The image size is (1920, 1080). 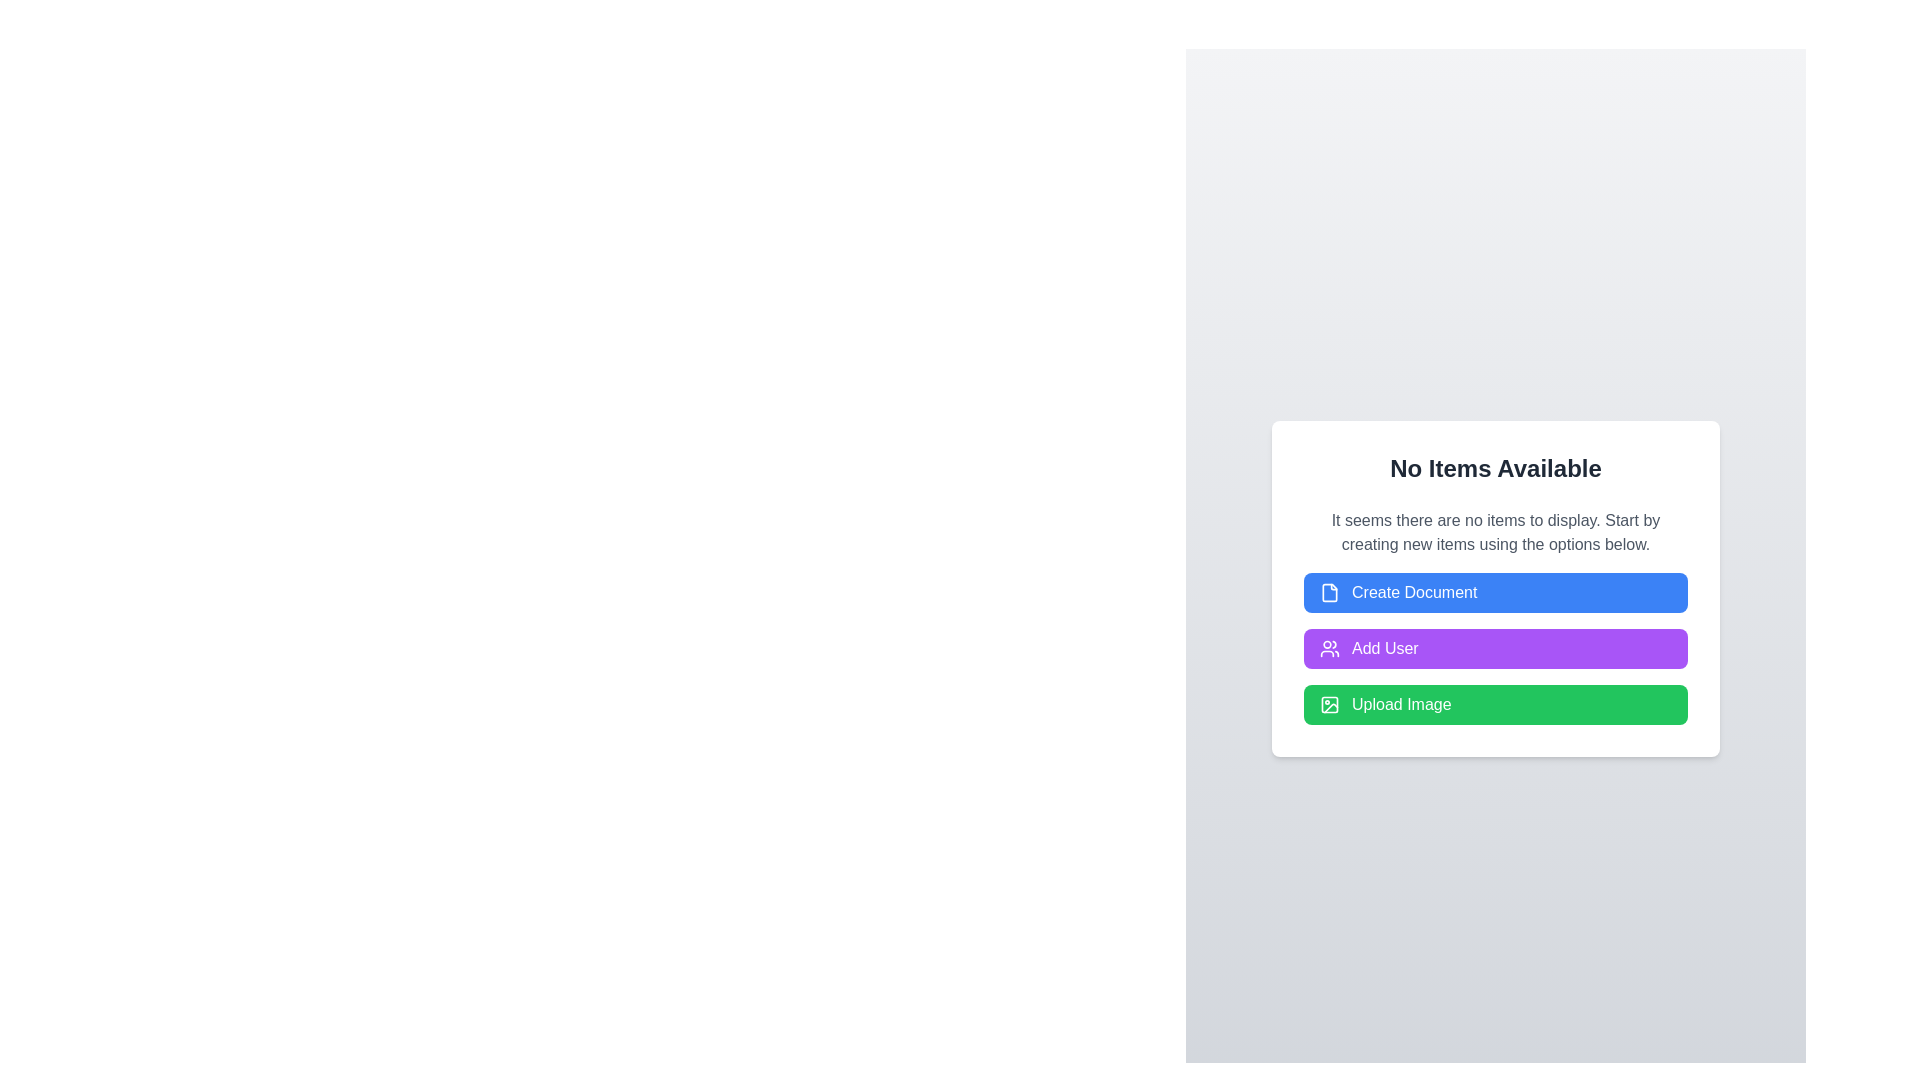 What do you see at coordinates (1496, 648) in the screenshot?
I see `the purple 'Add User' button with rounded corners` at bounding box center [1496, 648].